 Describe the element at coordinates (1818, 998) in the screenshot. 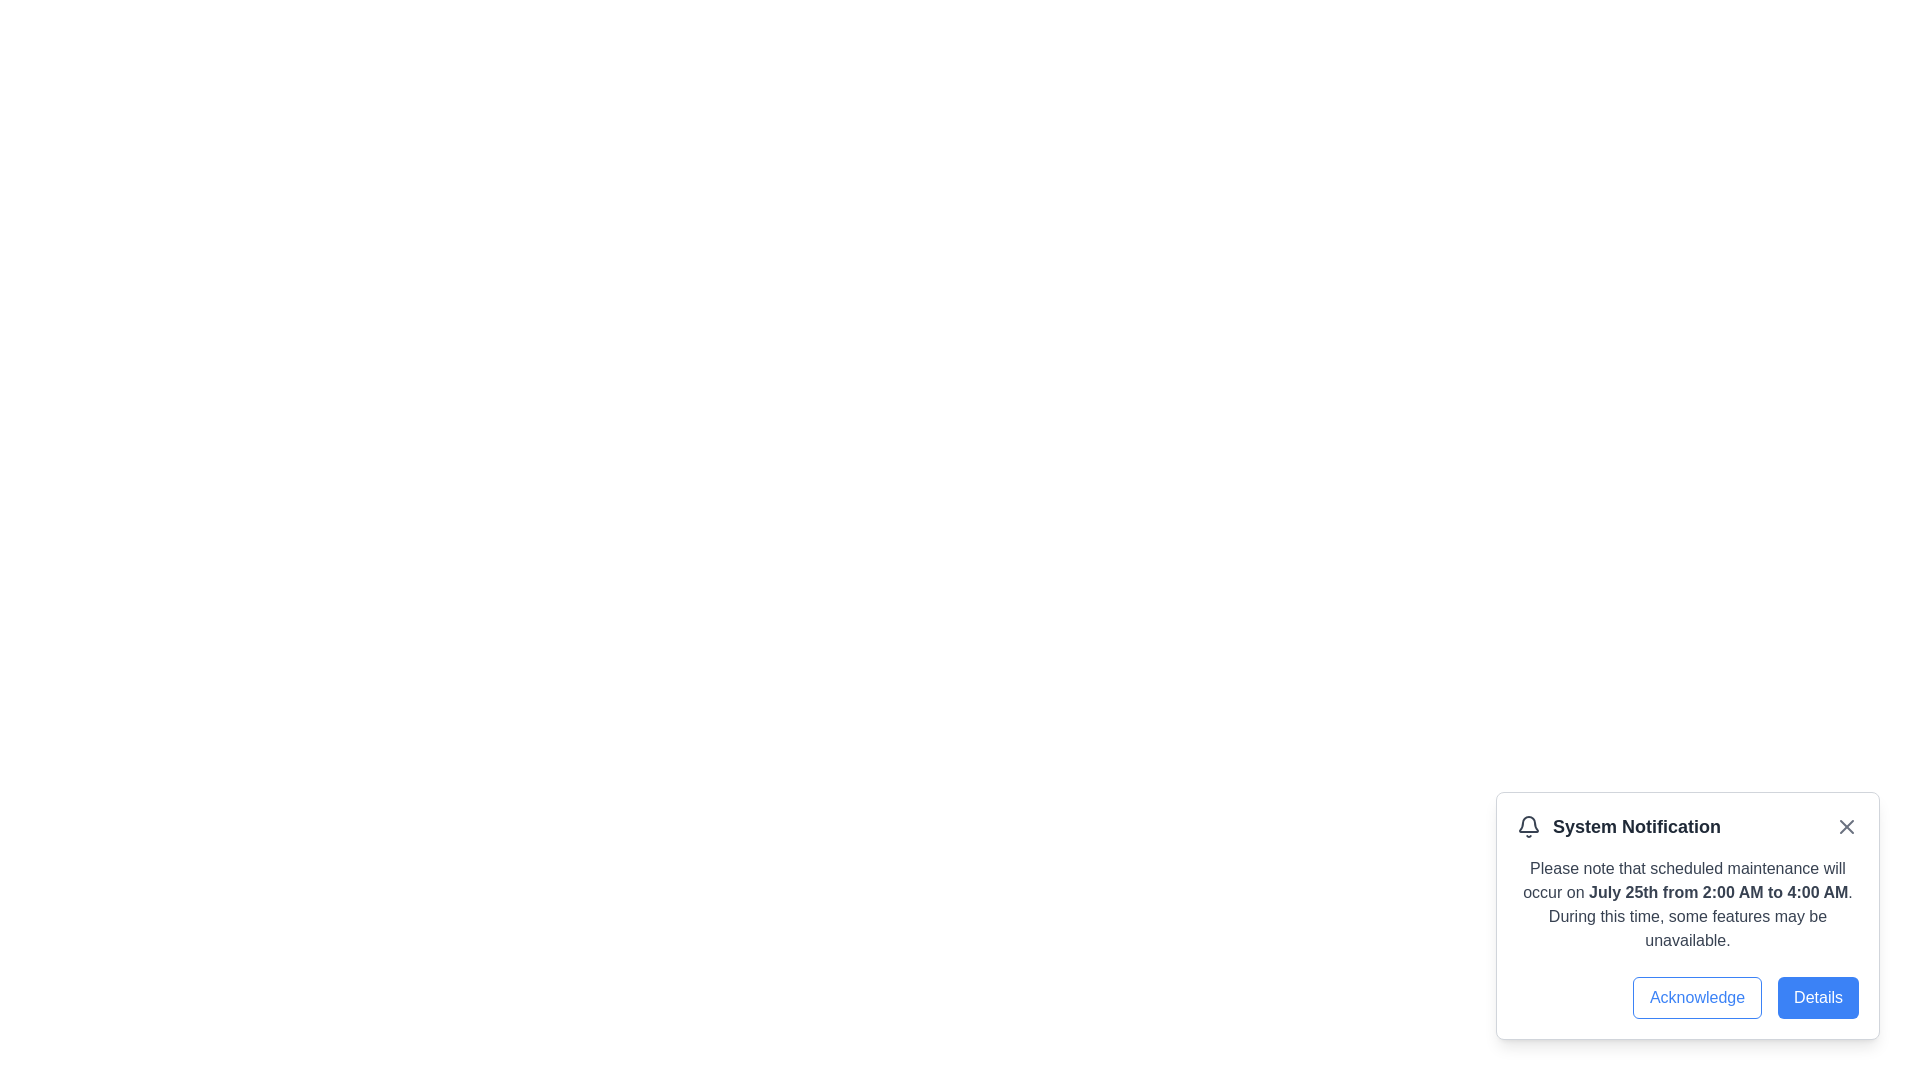

I see `the second button located at the bottom right of the modal window, immediately to the right of the 'Acknowledge' button` at that location.